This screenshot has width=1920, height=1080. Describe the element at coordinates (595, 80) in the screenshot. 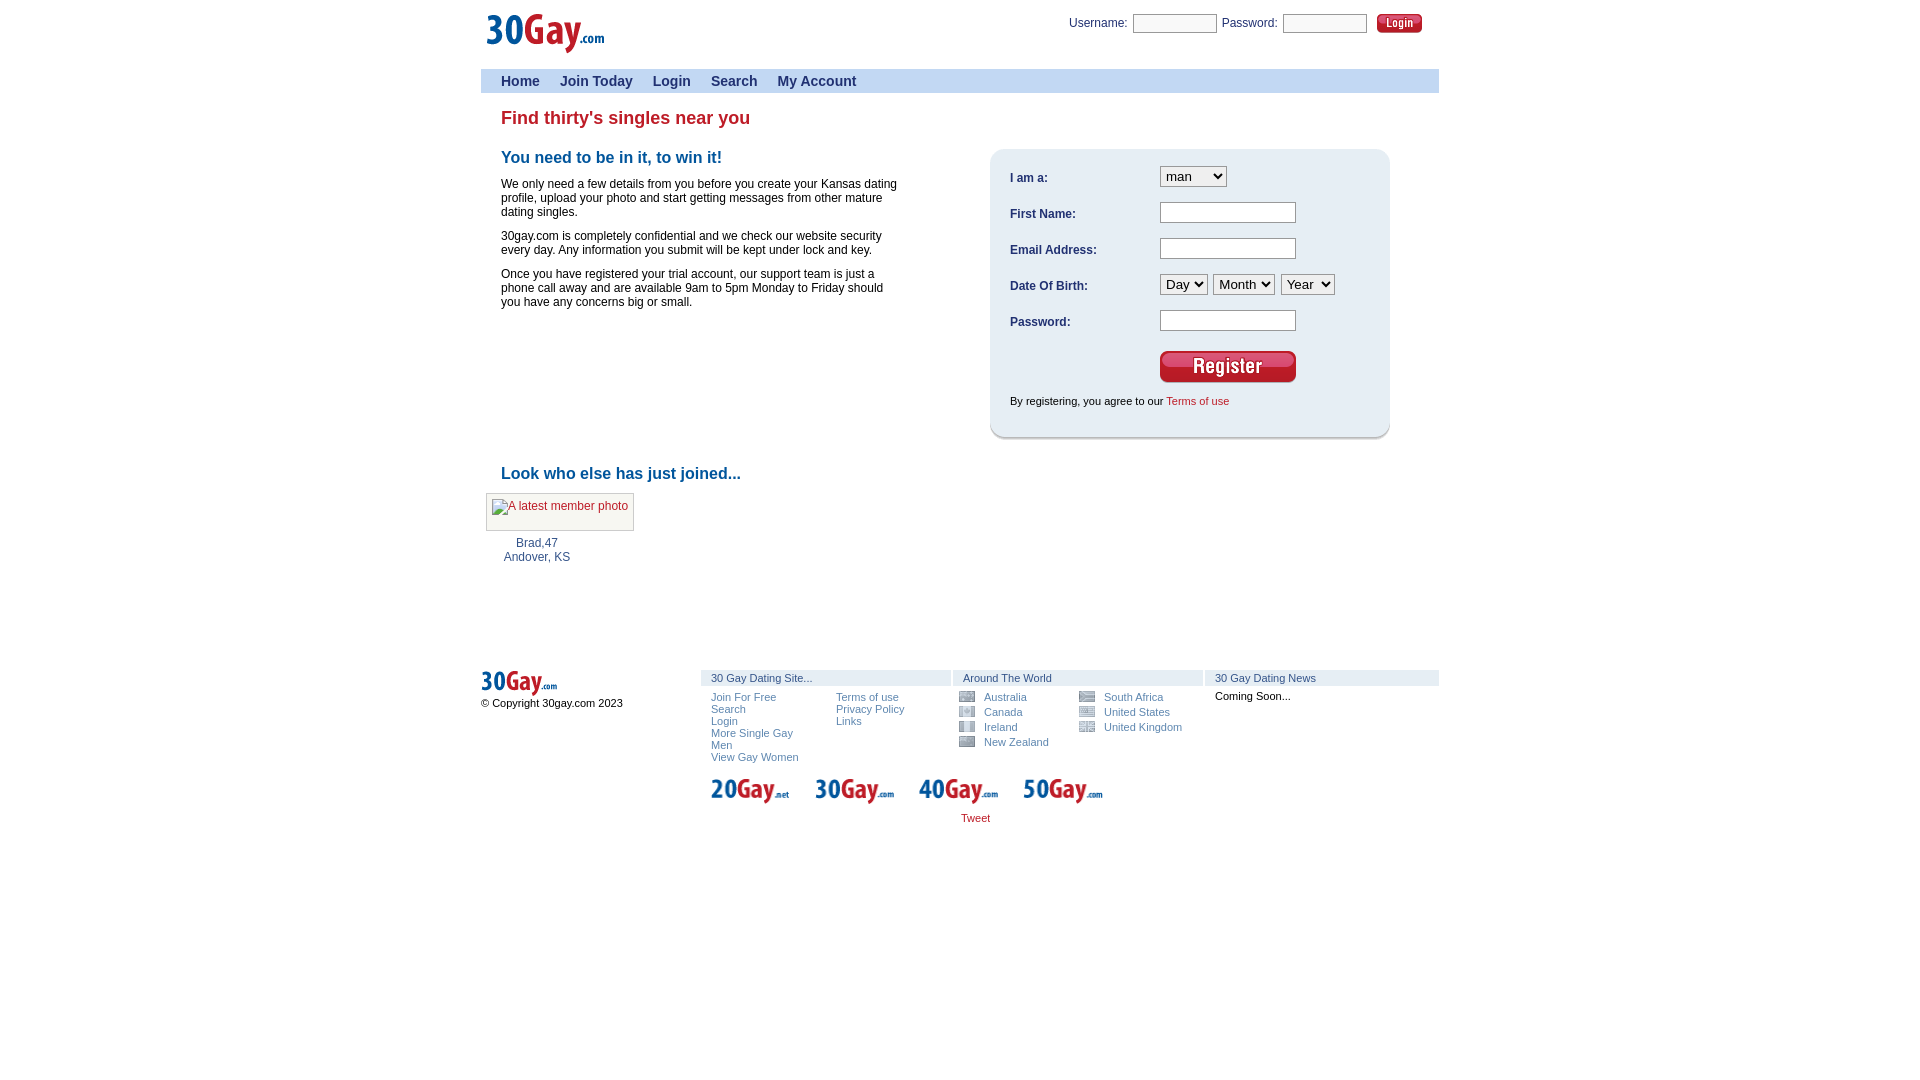

I see `'Join Today'` at that location.